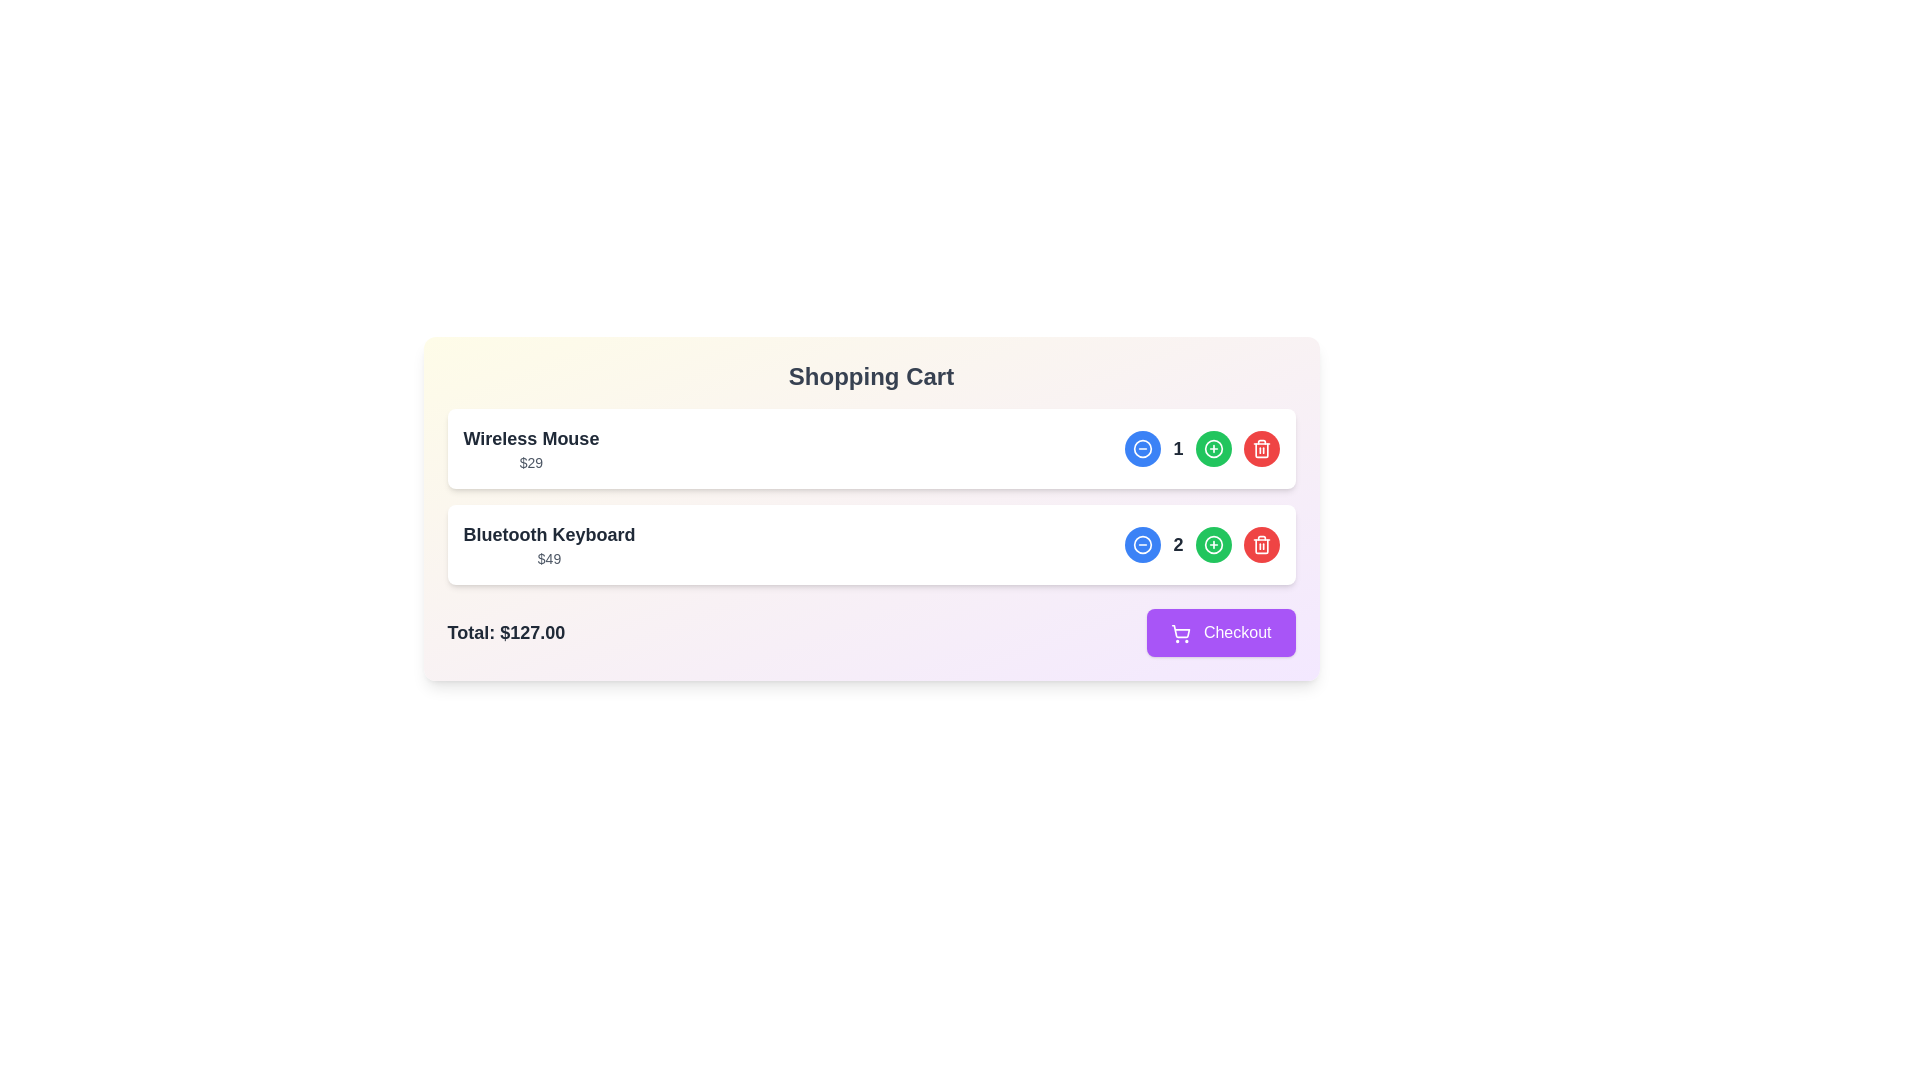  What do you see at coordinates (1143, 447) in the screenshot?
I see `the first round blue button with a white minus icon in the shopping cart interface to trigger a visual change` at bounding box center [1143, 447].